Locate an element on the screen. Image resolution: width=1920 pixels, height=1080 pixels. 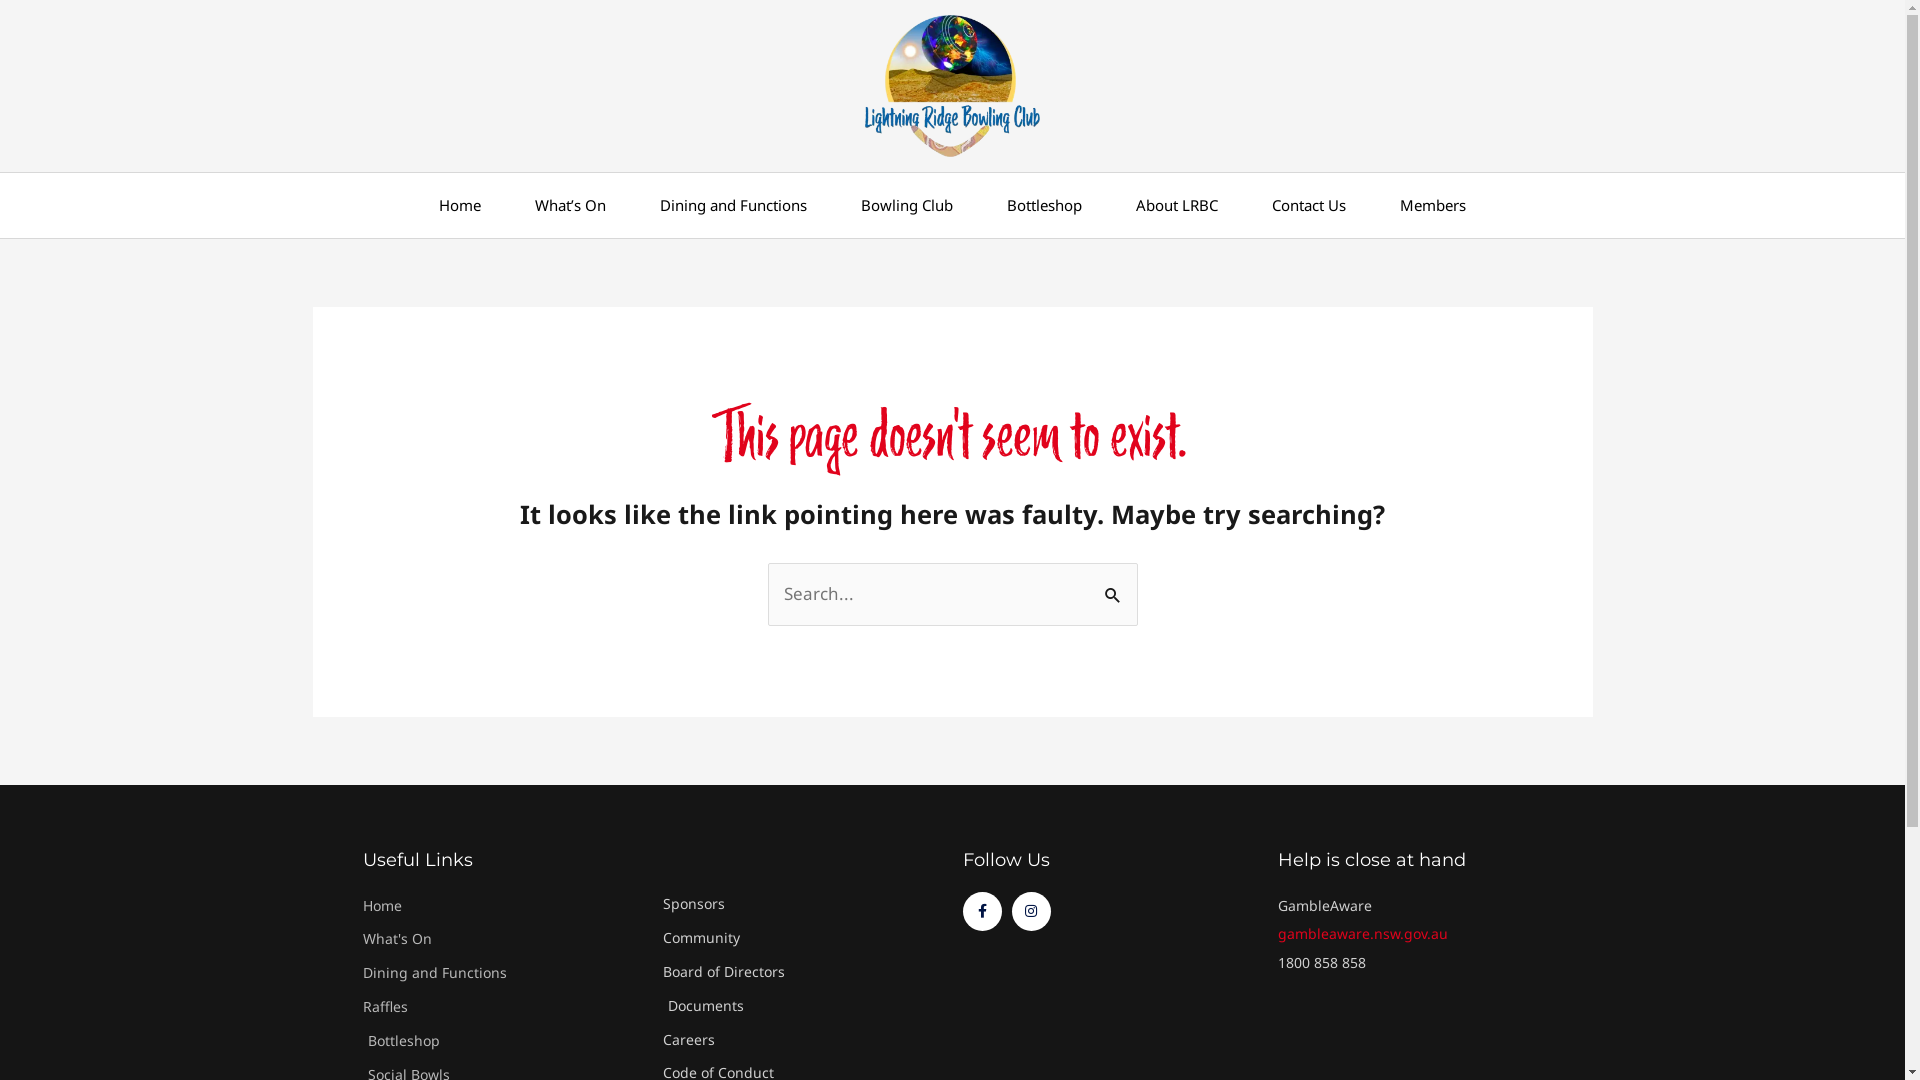
'Members' is located at coordinates (1432, 205).